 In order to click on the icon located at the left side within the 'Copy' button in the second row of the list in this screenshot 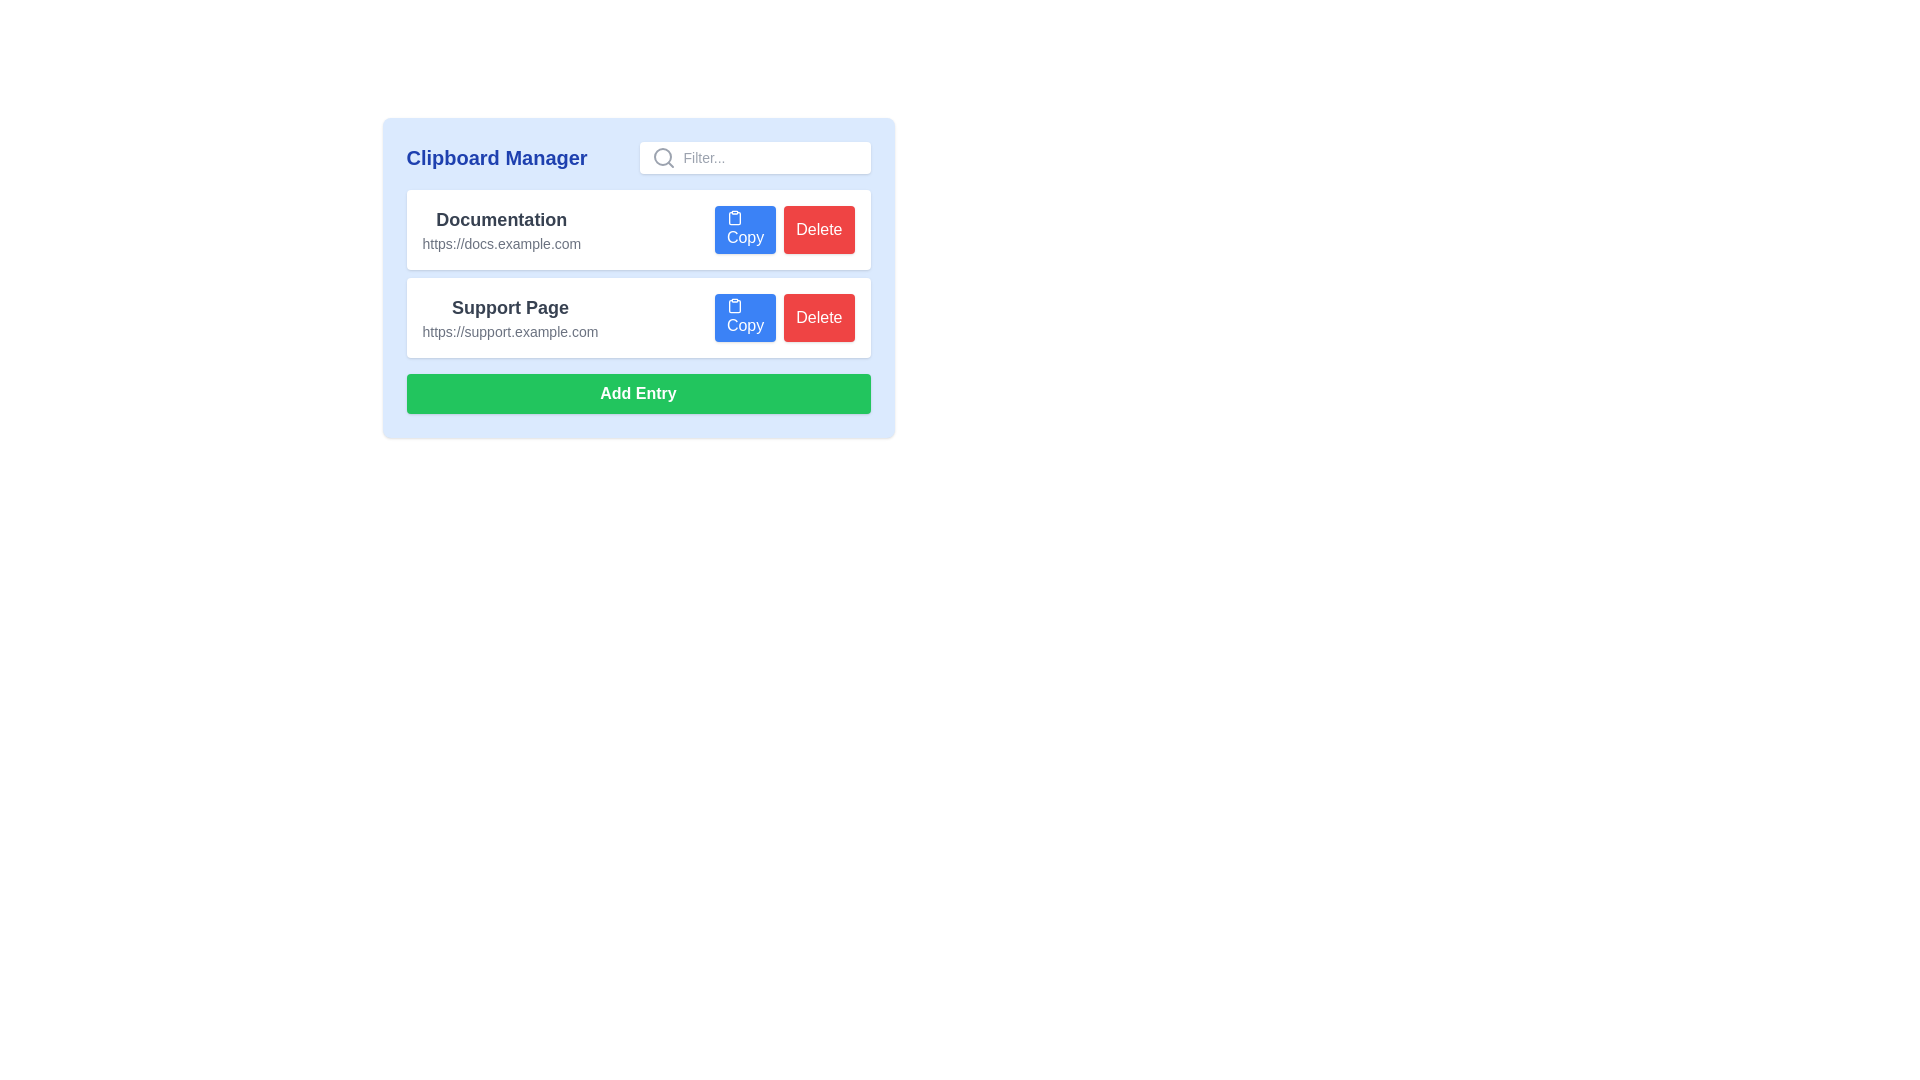, I will do `click(733, 305)`.